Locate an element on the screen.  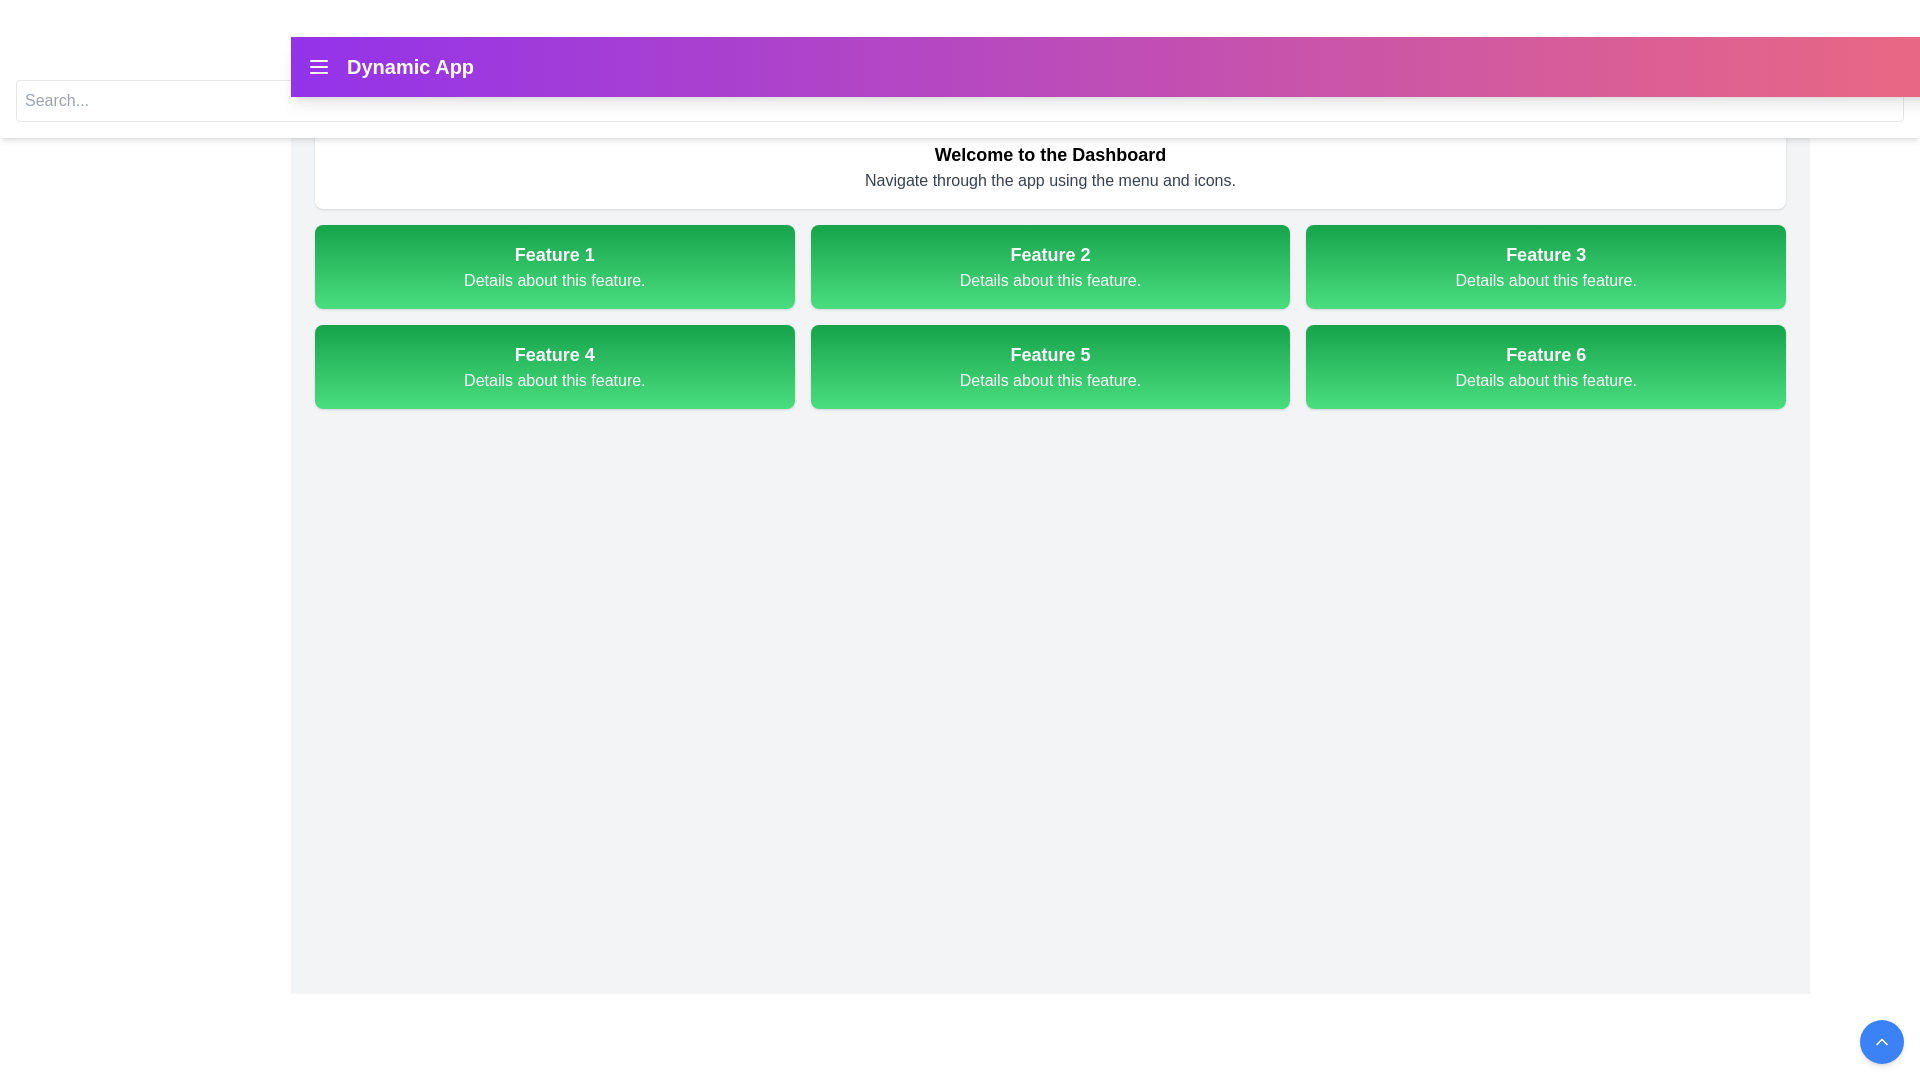
the informational card that provides details about Feature 6, located in the bottom-right corner of the grid layout, adjacent to the card labeled 'Feature 5' is located at coordinates (1545, 366).